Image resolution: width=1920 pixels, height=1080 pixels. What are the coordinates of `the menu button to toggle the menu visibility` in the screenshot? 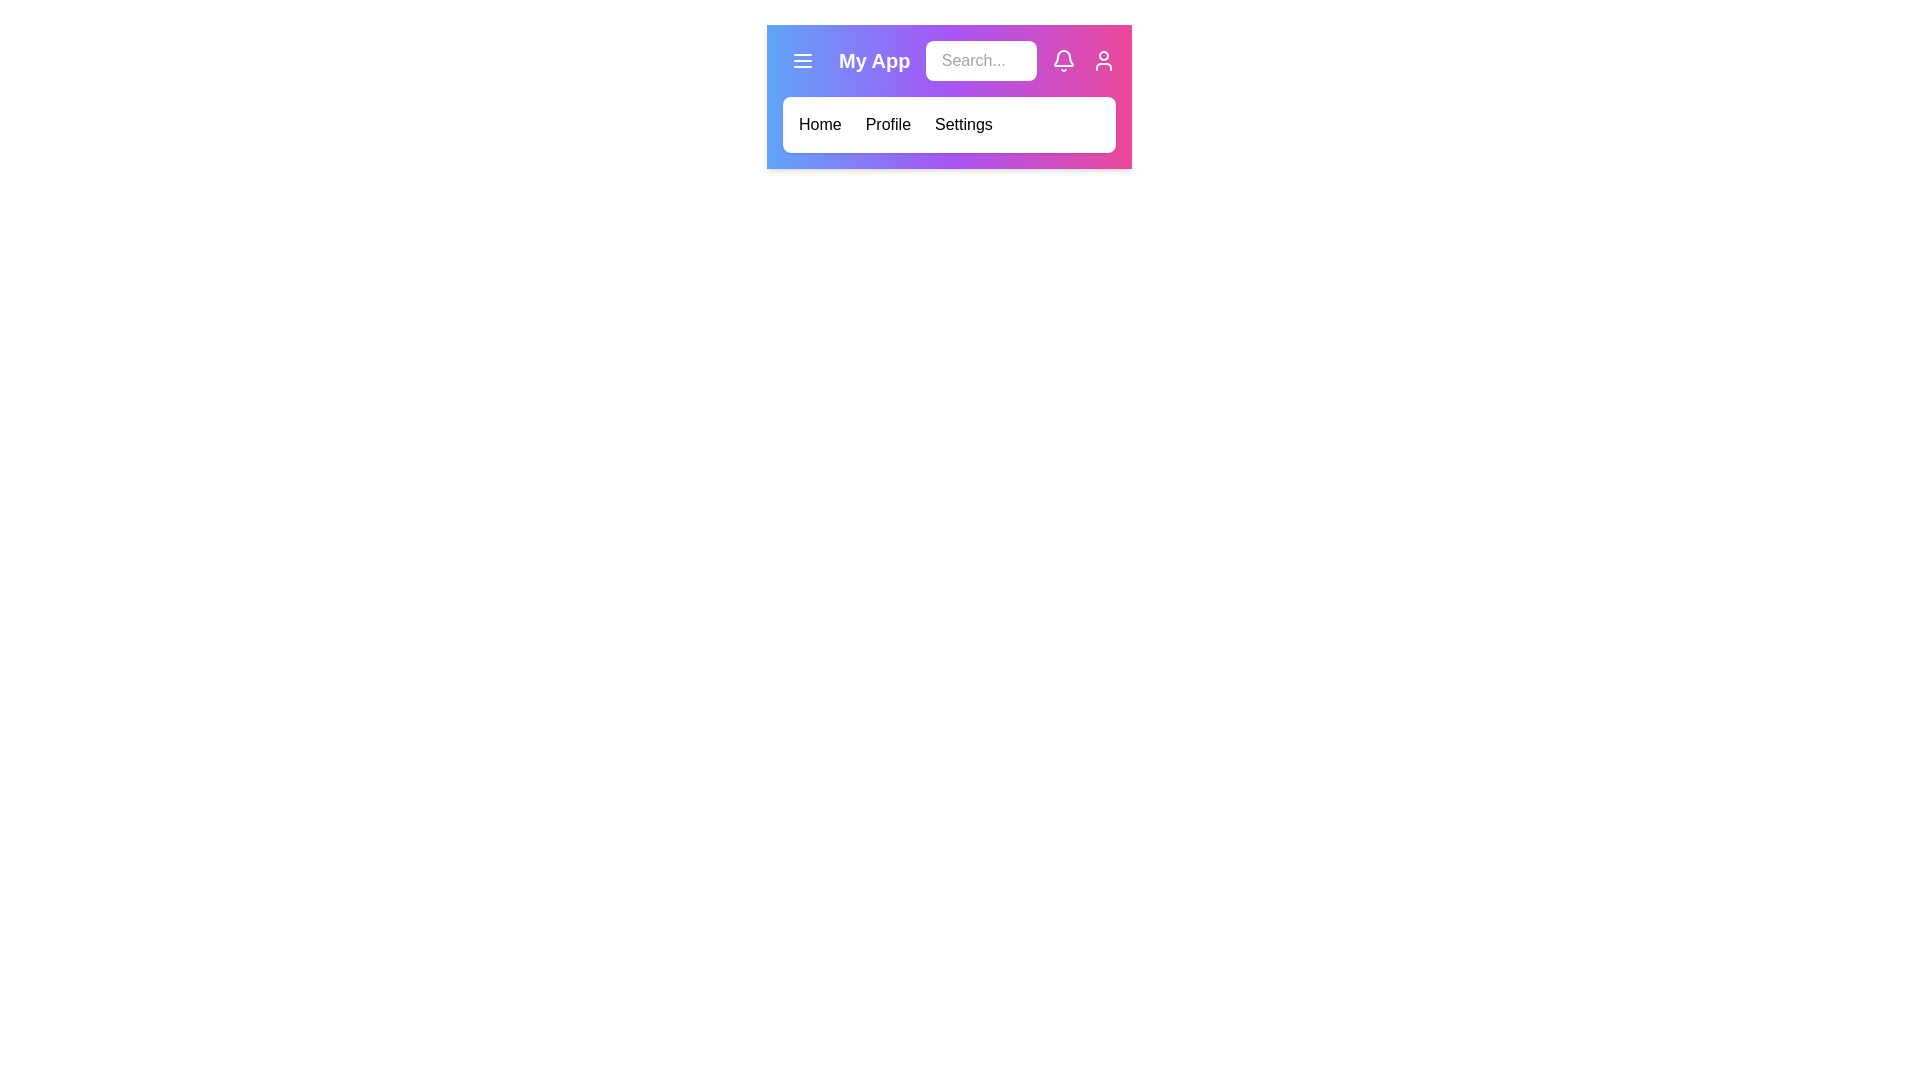 It's located at (802, 60).